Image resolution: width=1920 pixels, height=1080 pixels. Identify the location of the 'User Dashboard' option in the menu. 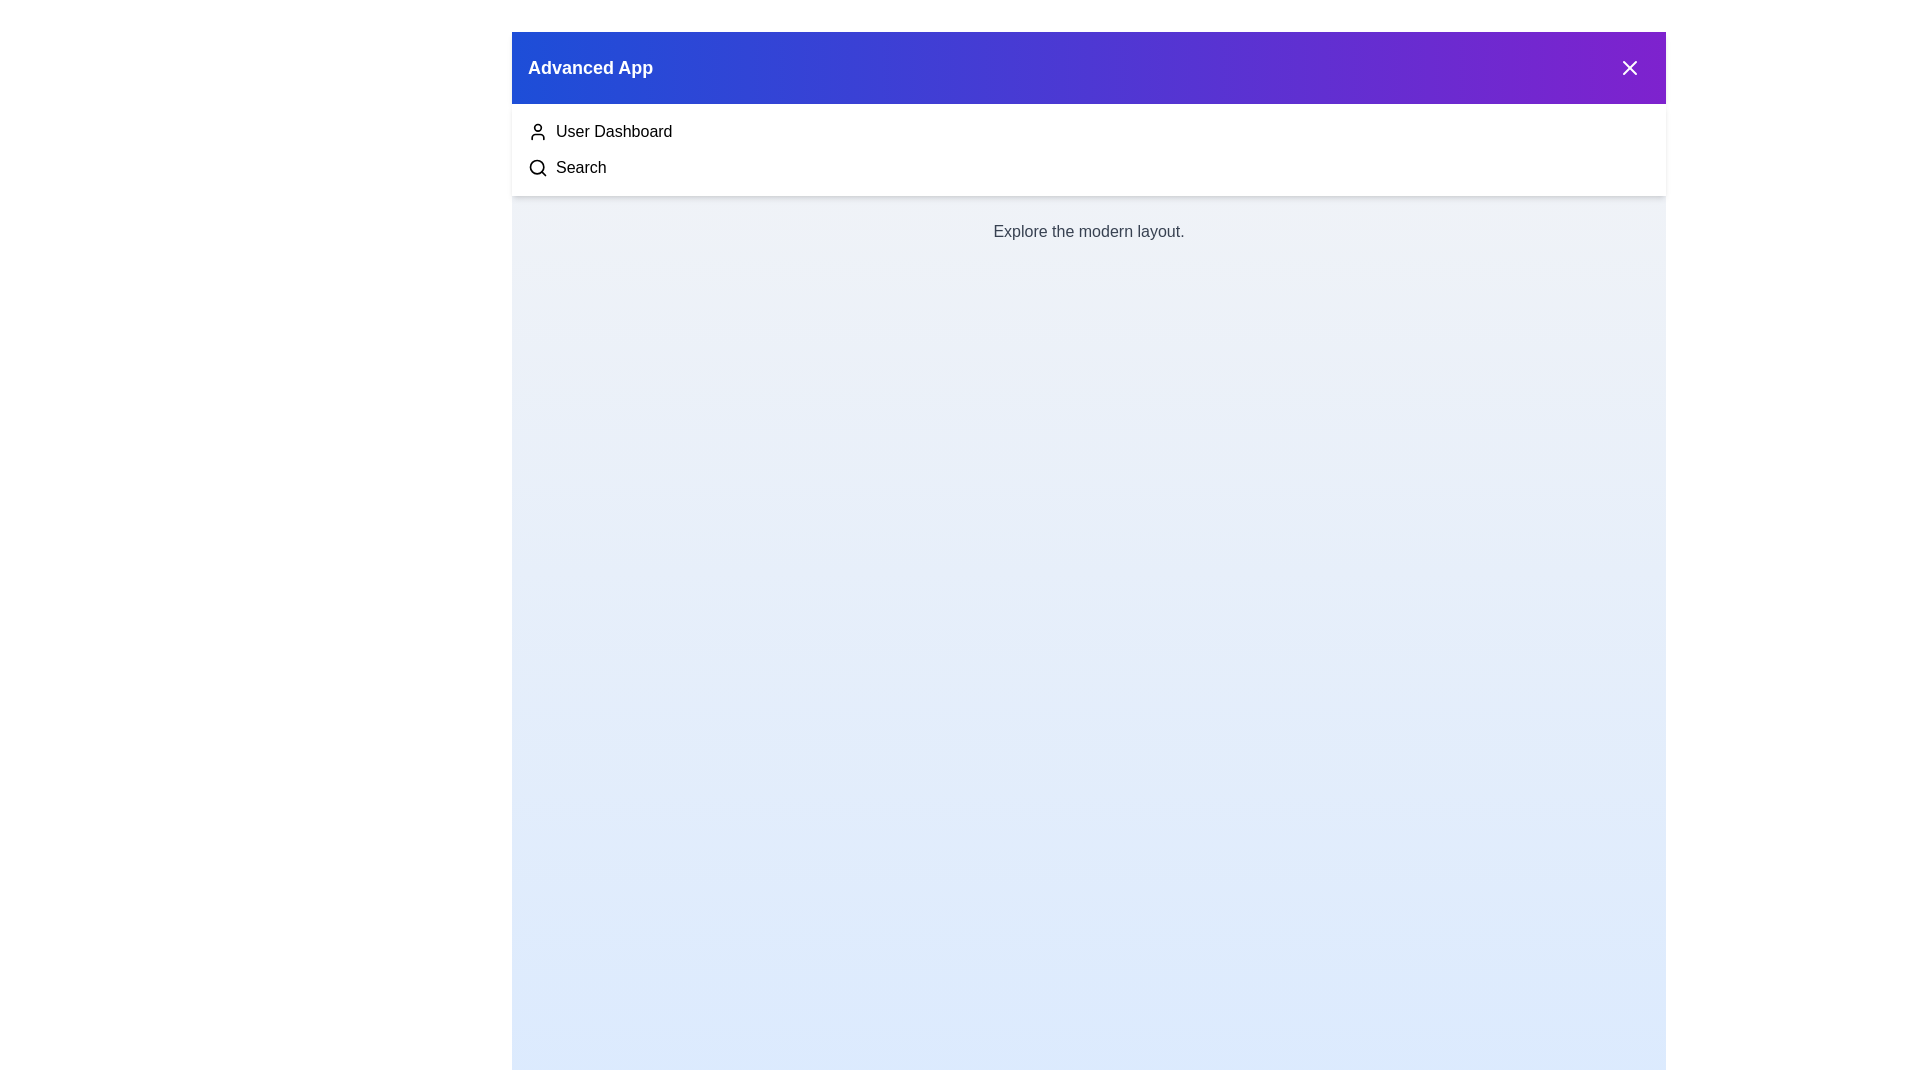
(613, 131).